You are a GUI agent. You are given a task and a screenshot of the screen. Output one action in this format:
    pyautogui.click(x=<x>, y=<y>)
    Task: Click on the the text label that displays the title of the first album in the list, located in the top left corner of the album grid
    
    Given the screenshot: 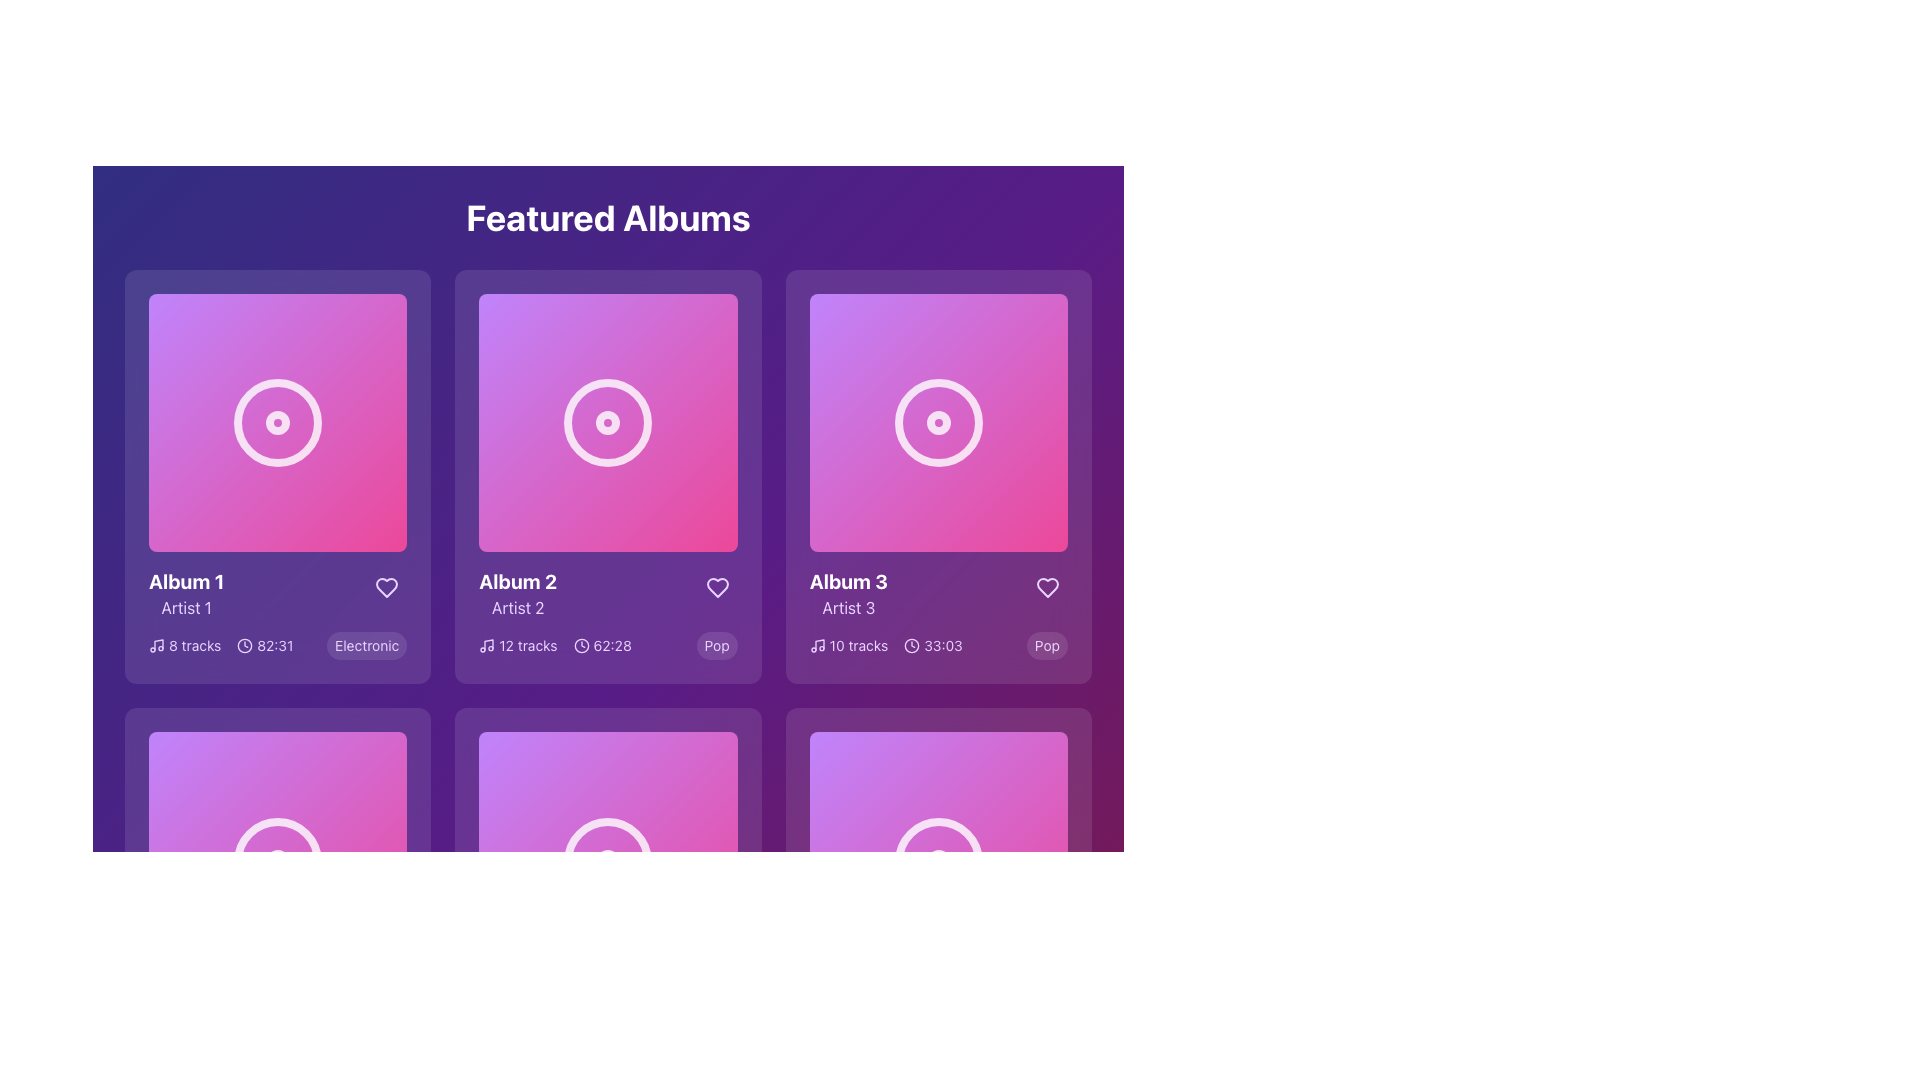 What is the action you would take?
    pyautogui.click(x=186, y=582)
    